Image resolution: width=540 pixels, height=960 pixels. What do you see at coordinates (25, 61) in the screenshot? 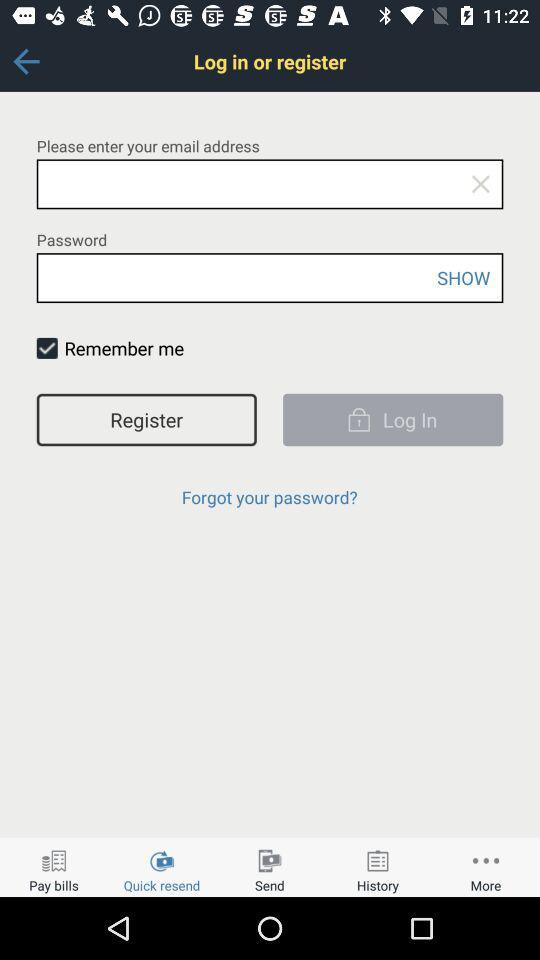
I see `previous` at bounding box center [25, 61].